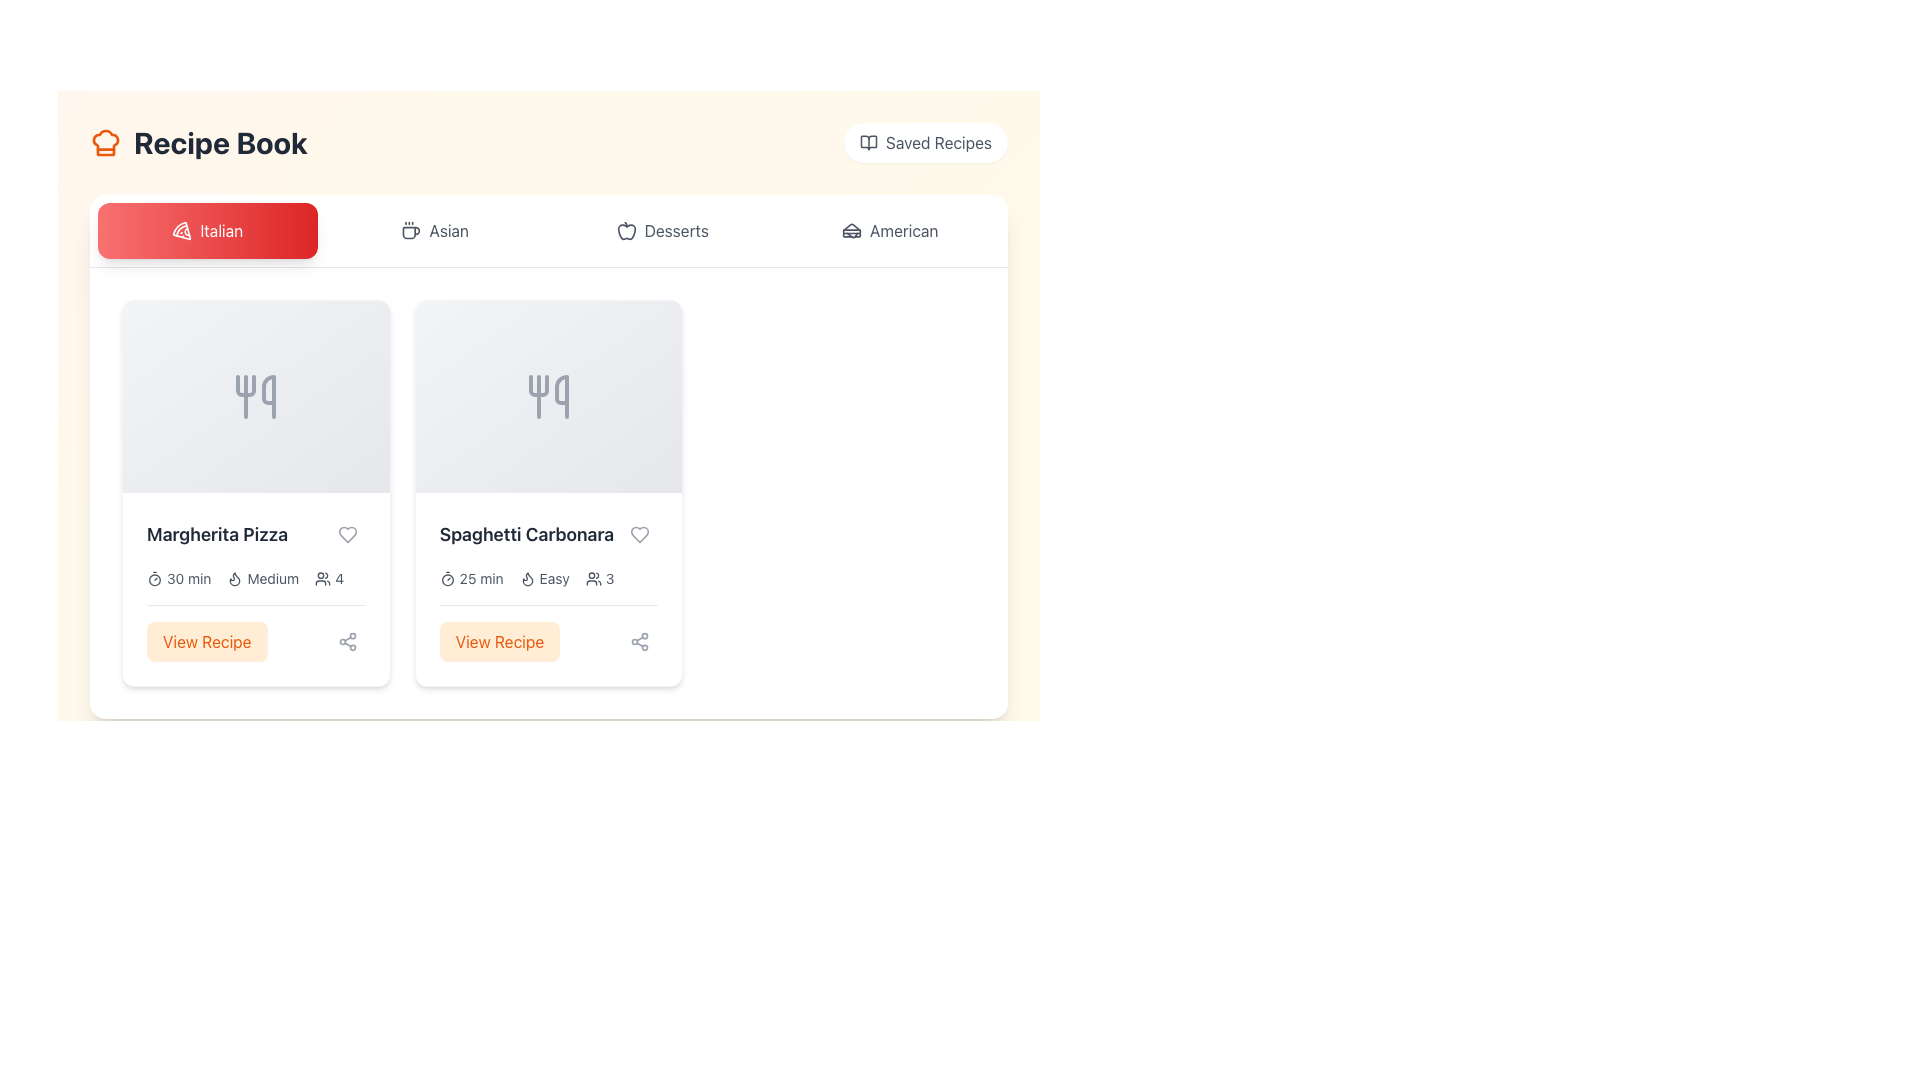 The height and width of the screenshot is (1080, 1920). I want to click on the SVG timer icon located in the second recipe card, positioned to the left of the text '25 min', so click(446, 578).